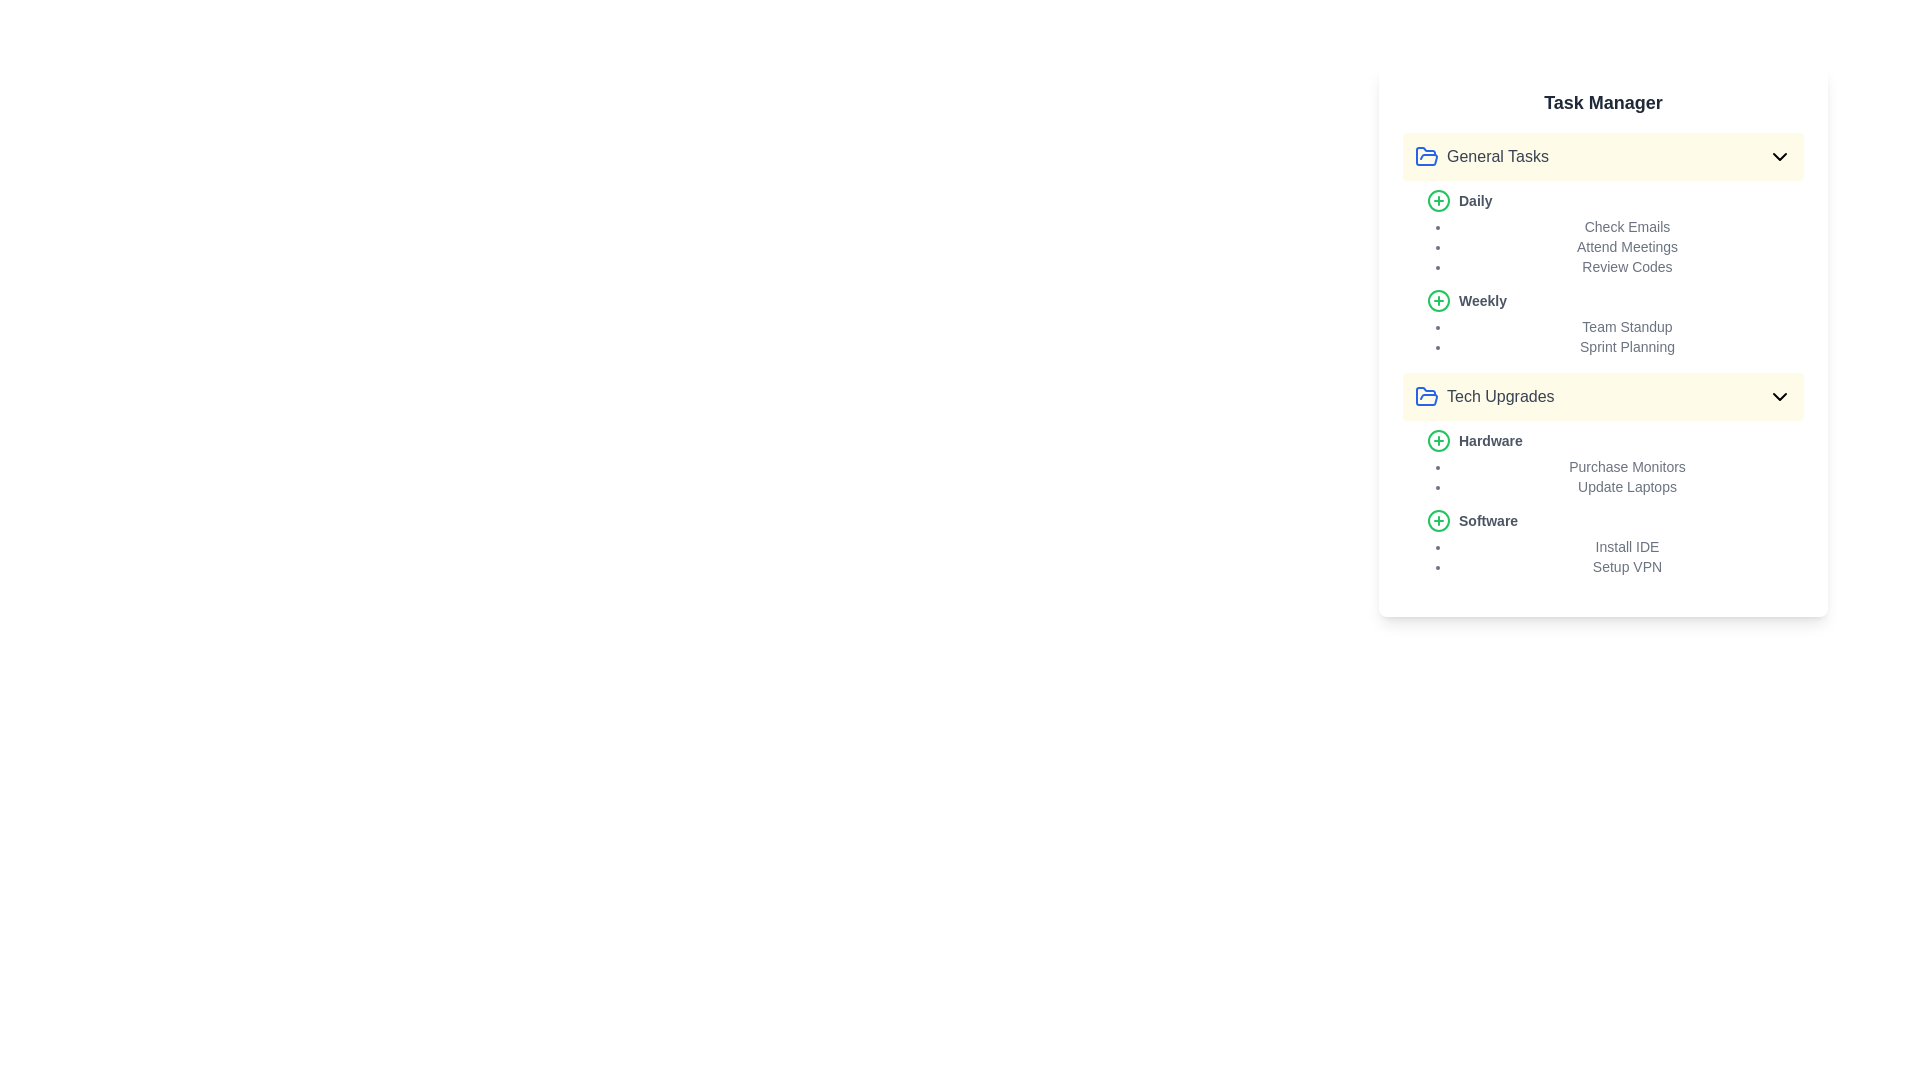 This screenshot has height=1080, width=1920. What do you see at coordinates (1627, 326) in the screenshot?
I see `the static text label representing the first task in the 'Weekly' tasks group under 'General Tasks'` at bounding box center [1627, 326].